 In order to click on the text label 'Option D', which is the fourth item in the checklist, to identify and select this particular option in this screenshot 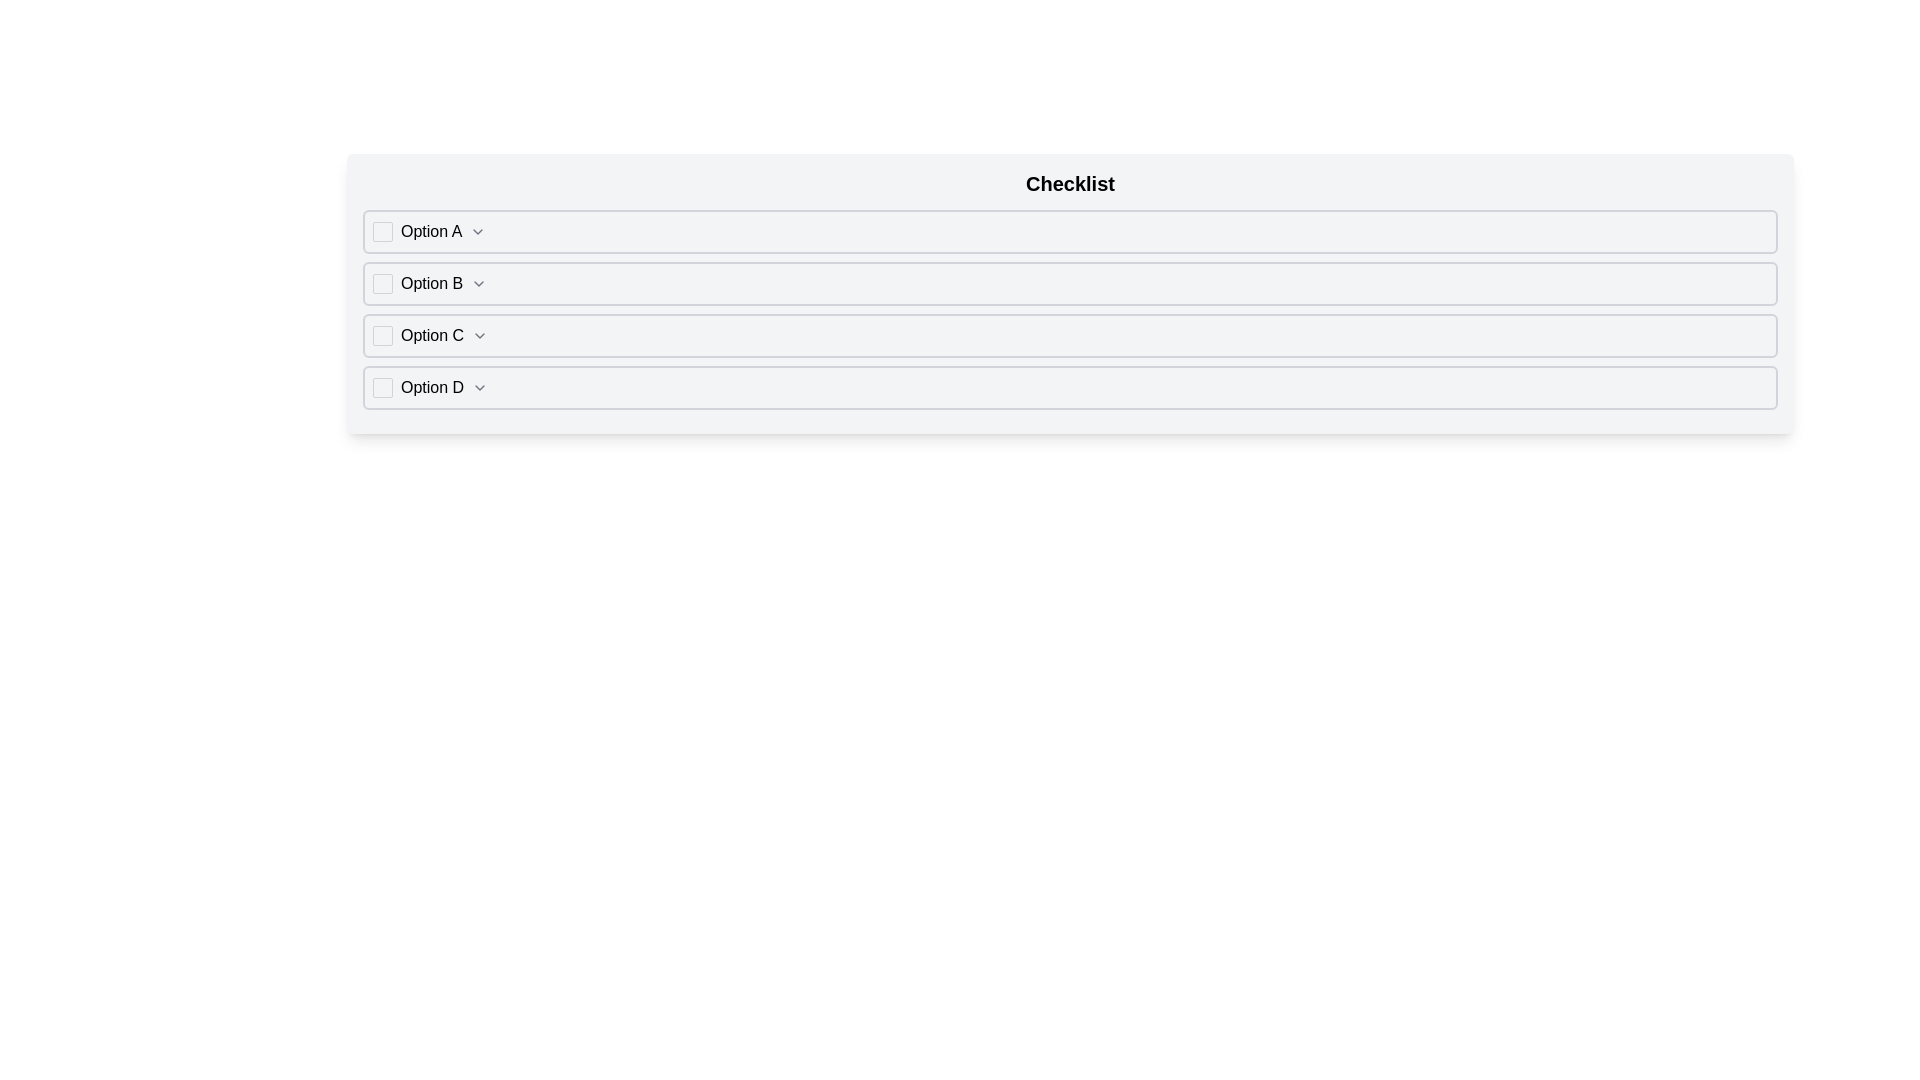, I will do `click(431, 388)`.